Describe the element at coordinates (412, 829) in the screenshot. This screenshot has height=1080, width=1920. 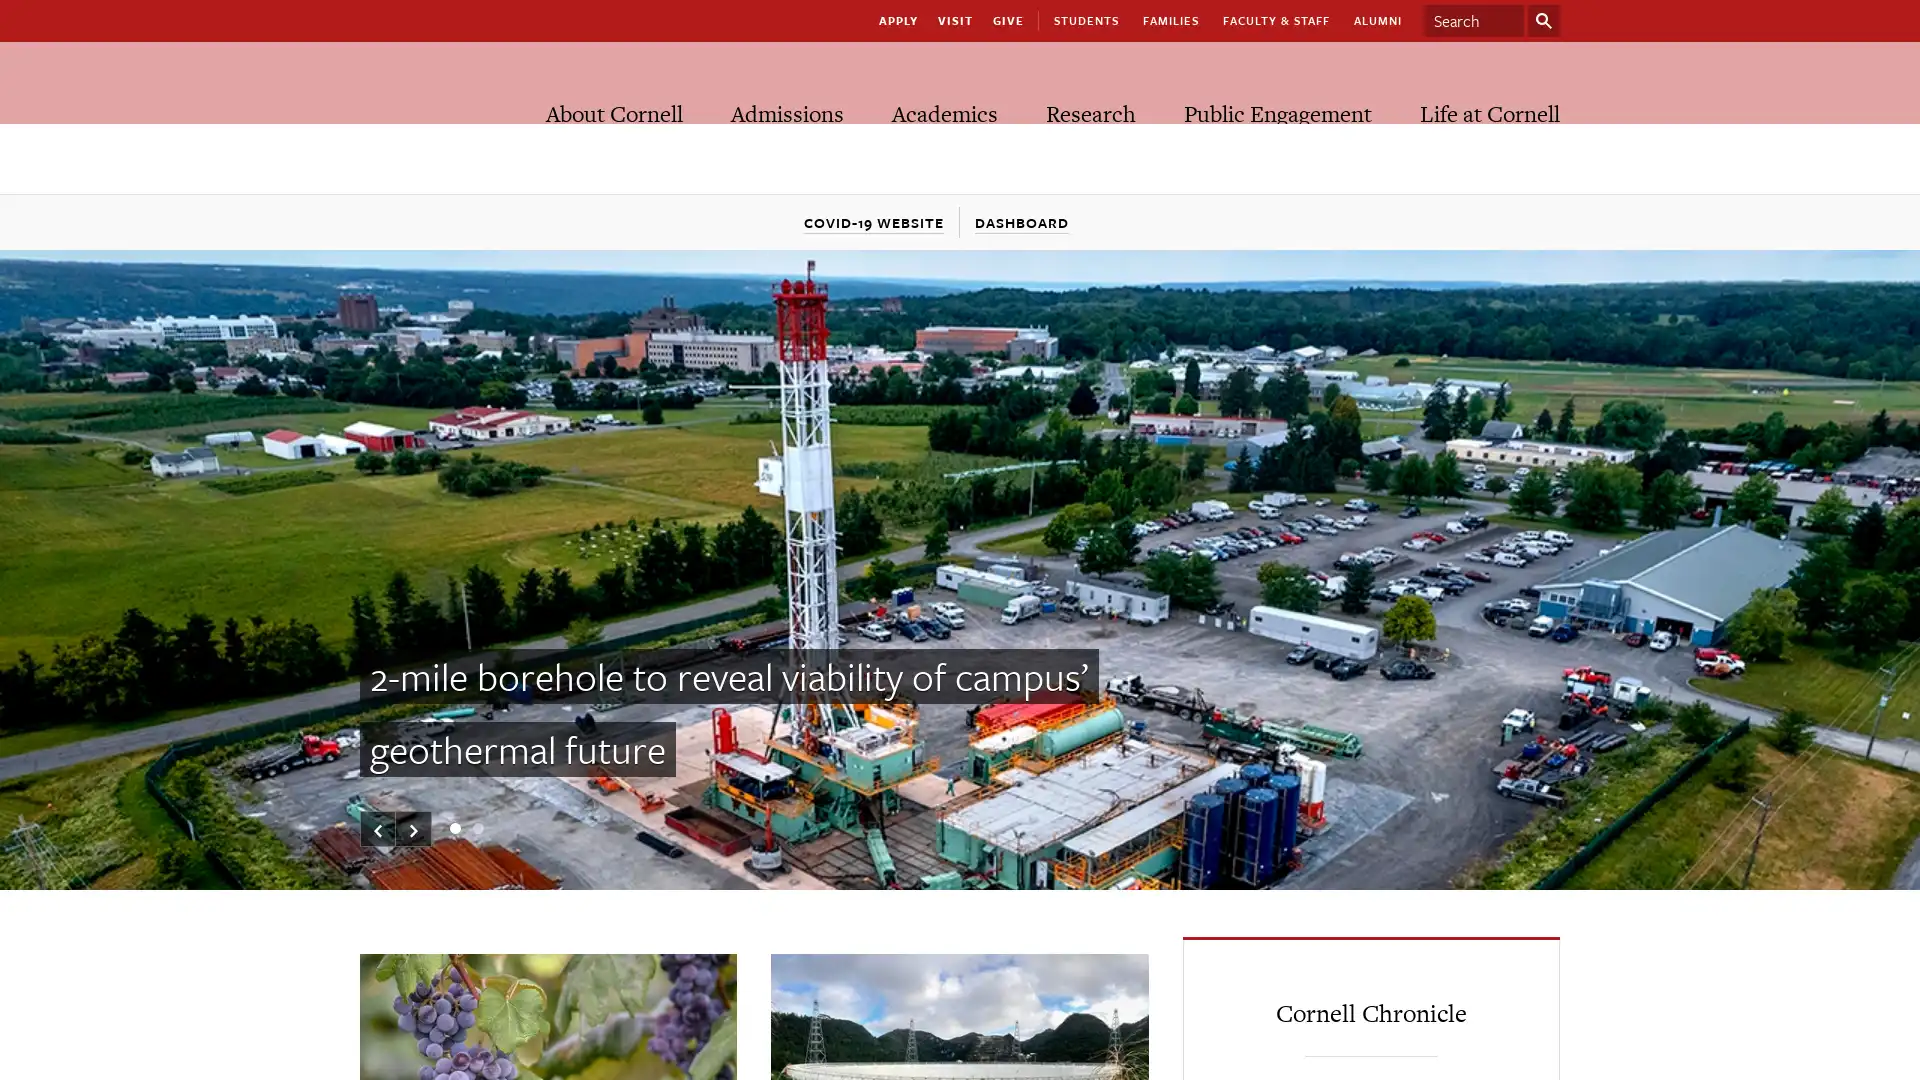
I see `Next slide` at that location.